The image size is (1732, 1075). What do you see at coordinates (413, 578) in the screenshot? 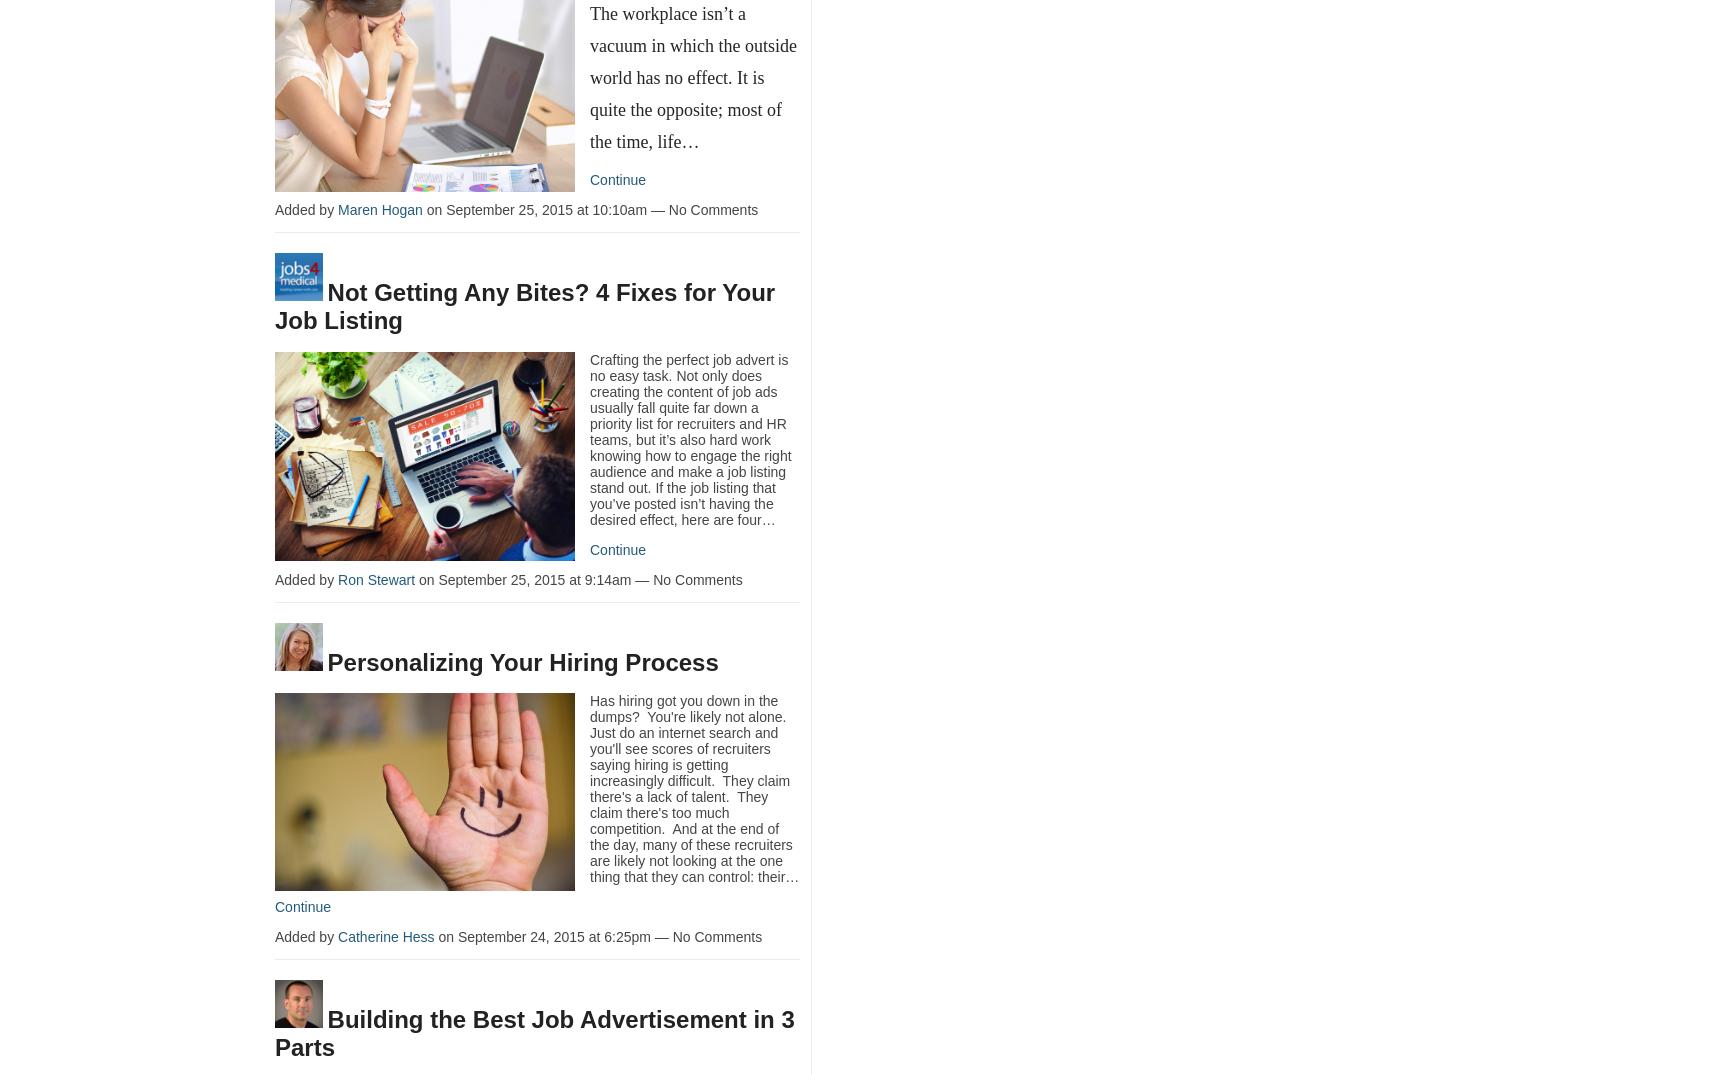
I see `'on September 25, 2015 at 9:14am                            —
                                                            No Comments'` at bounding box center [413, 578].